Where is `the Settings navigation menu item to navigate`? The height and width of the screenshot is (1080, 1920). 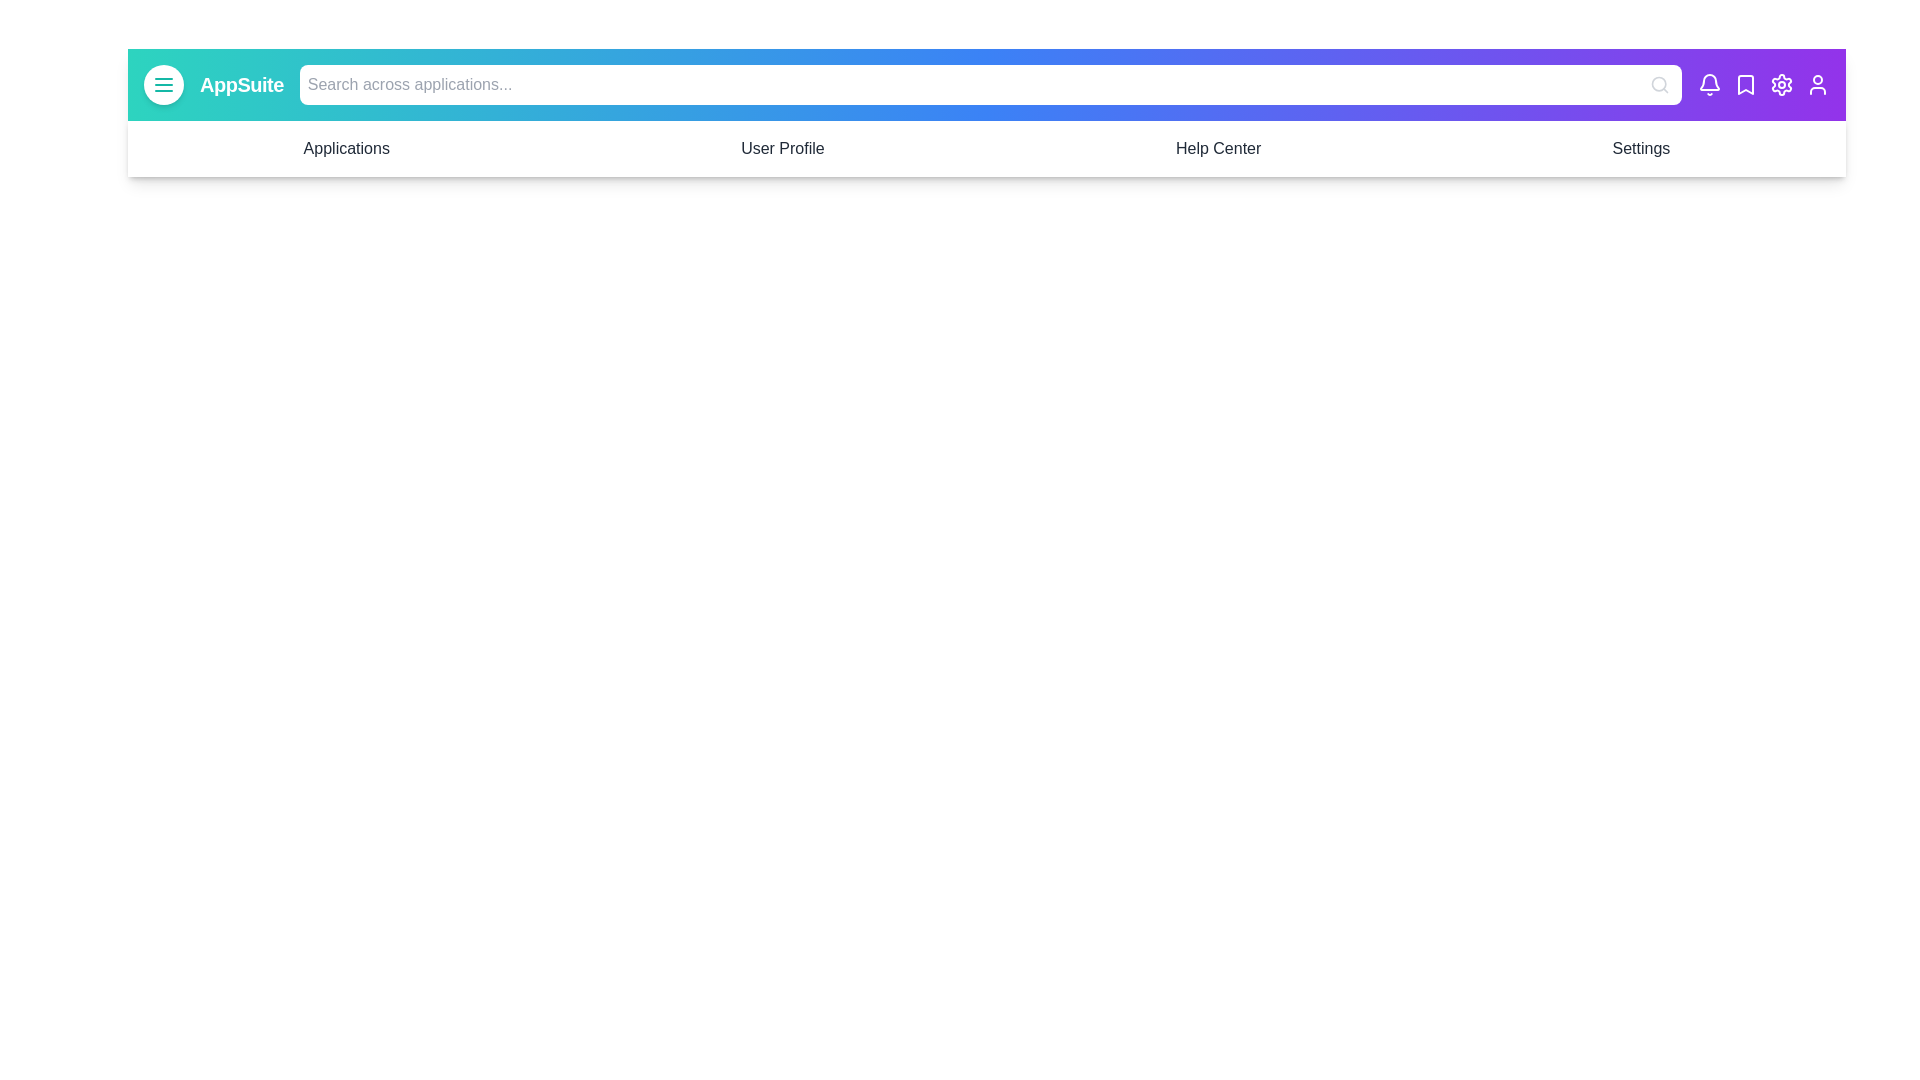 the Settings navigation menu item to navigate is located at coordinates (1641, 148).